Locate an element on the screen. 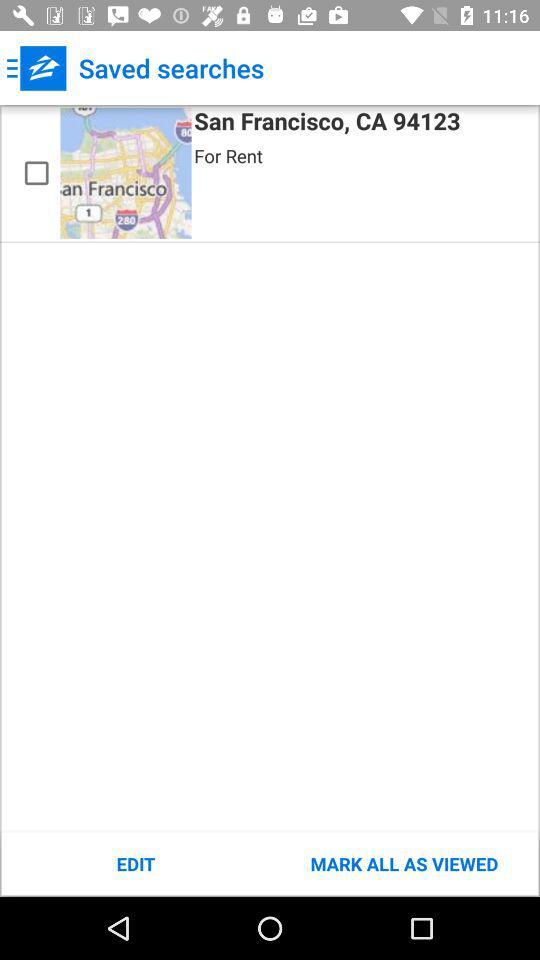  for rent is located at coordinates (227, 155).